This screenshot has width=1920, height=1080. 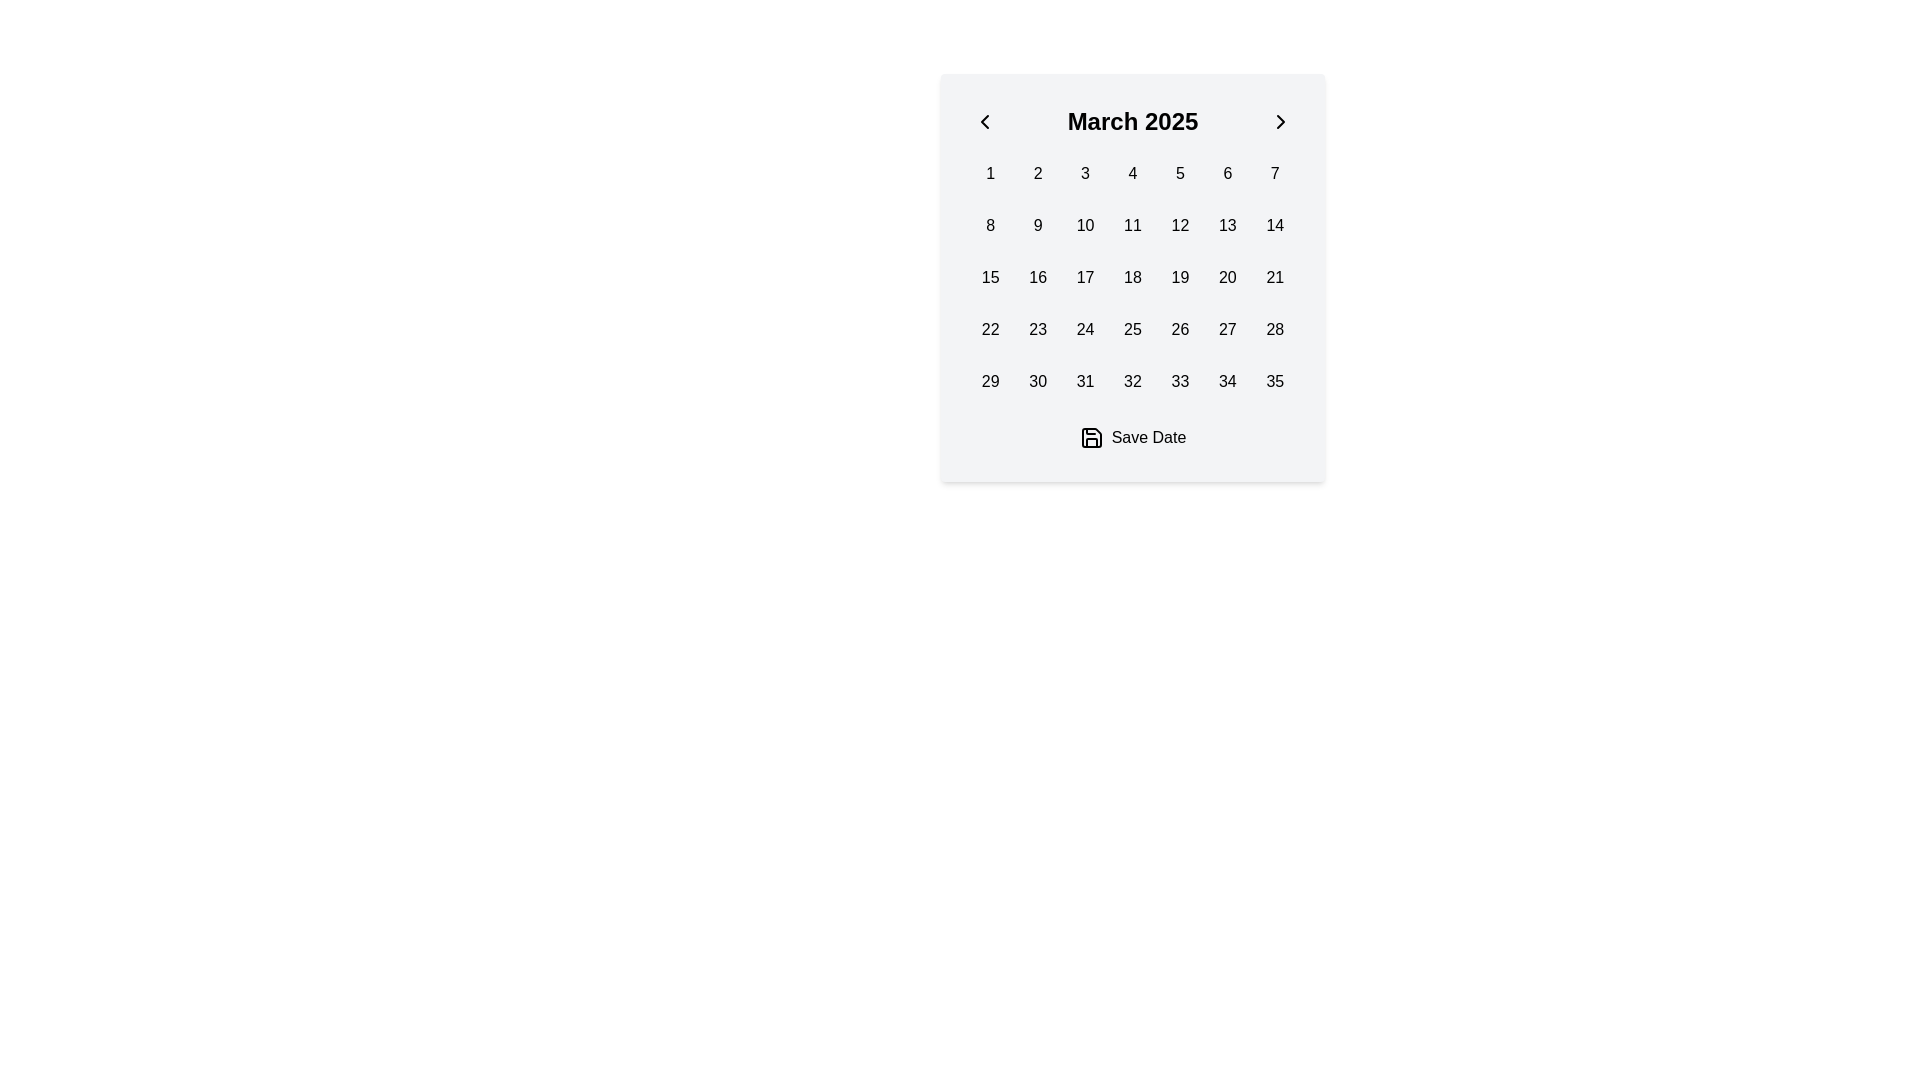 I want to click on the interactive date selection button representing the date '12' in the March 2025 calendar view, so click(x=1180, y=225).